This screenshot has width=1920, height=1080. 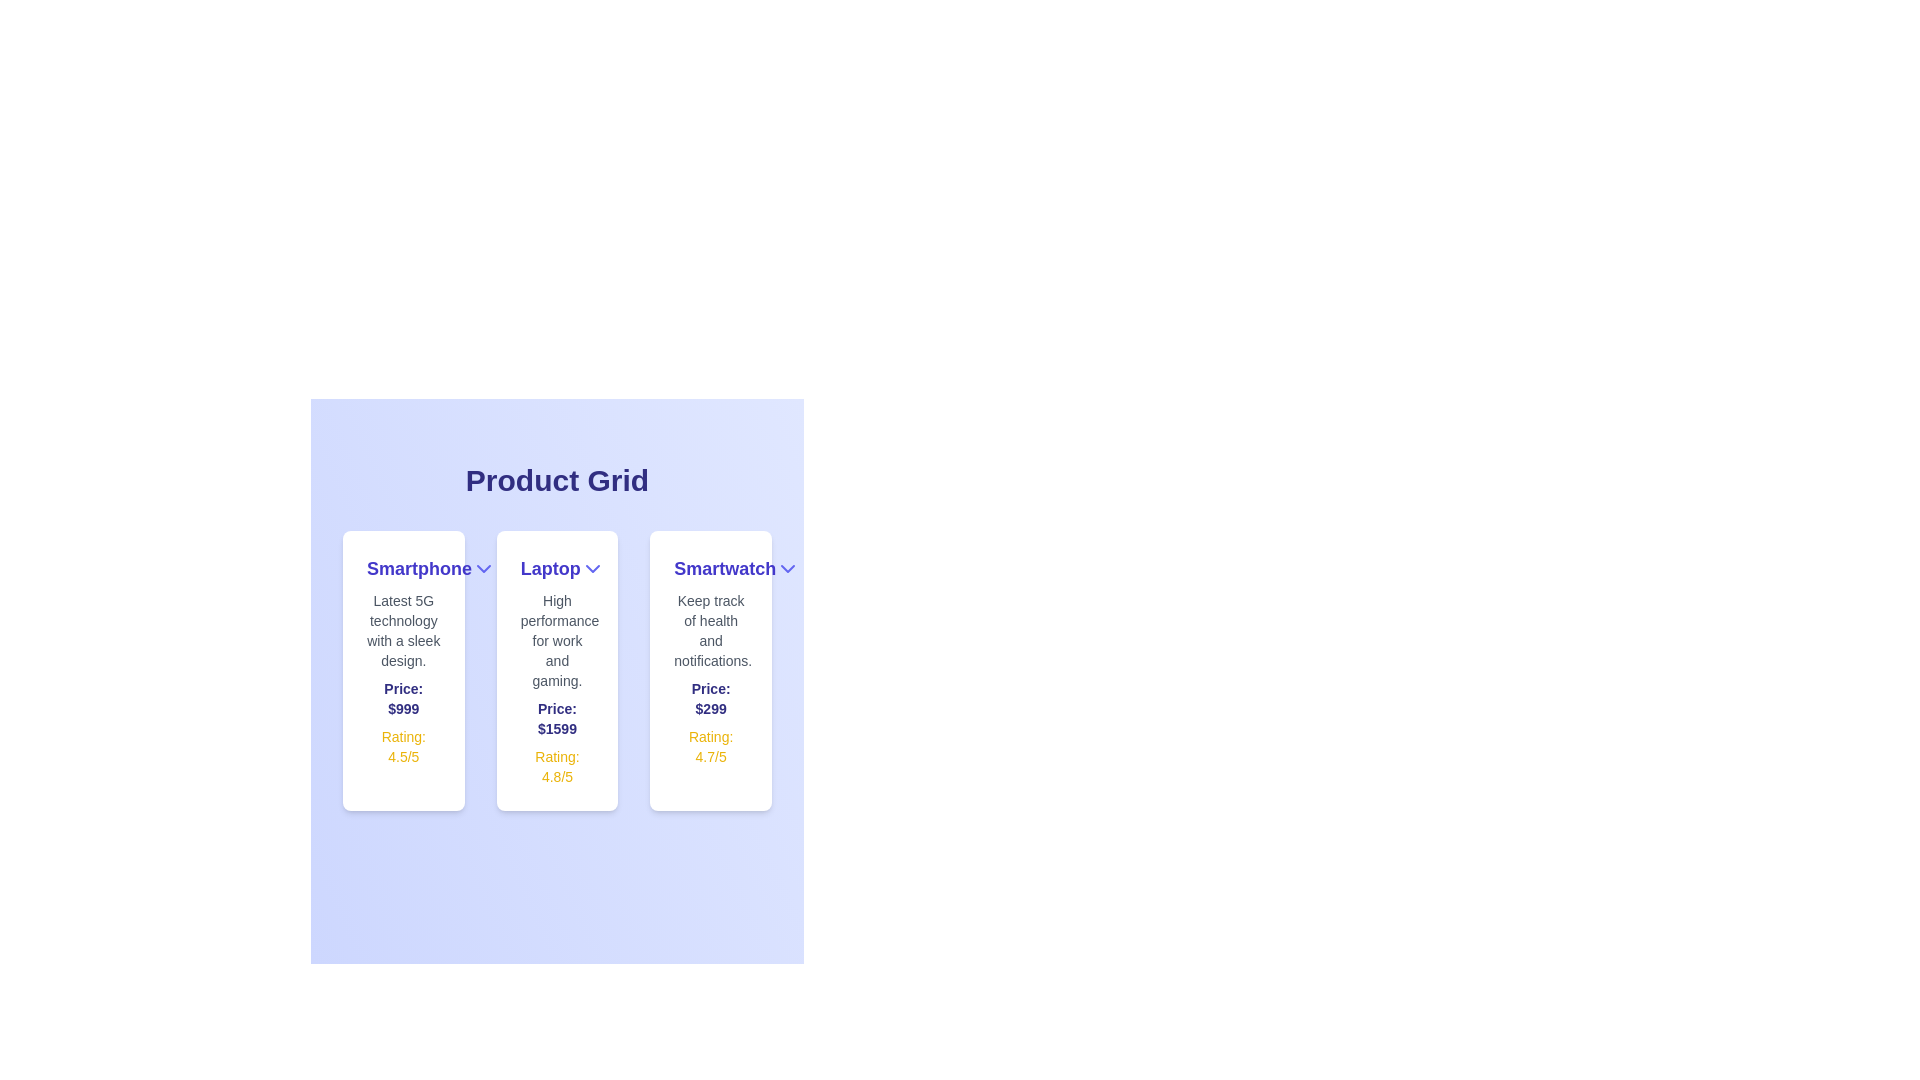 I want to click on the blue downward-pointing chevron icon next to the 'Laptop' title, so click(x=591, y=569).